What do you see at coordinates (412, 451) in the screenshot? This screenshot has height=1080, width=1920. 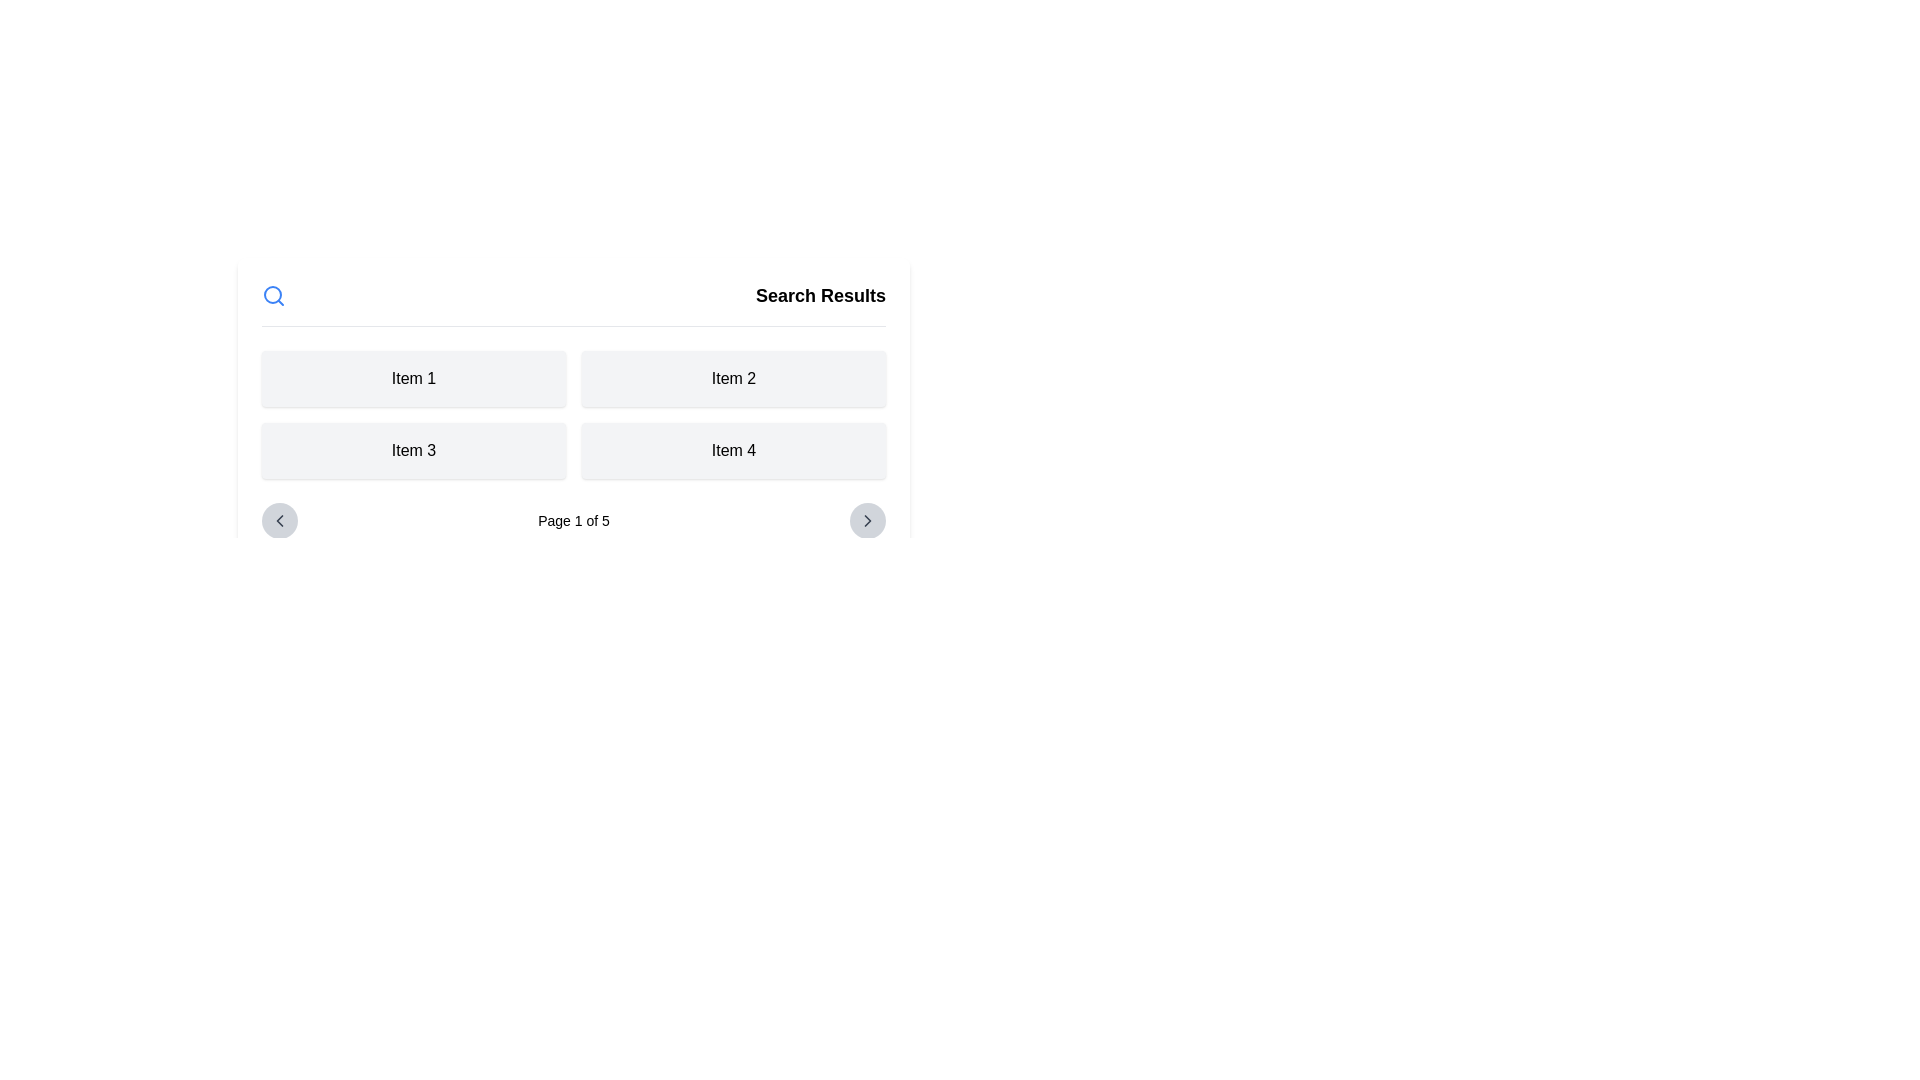 I see `the Static box element located in the second row and first column of the 2x2 grid` at bounding box center [412, 451].